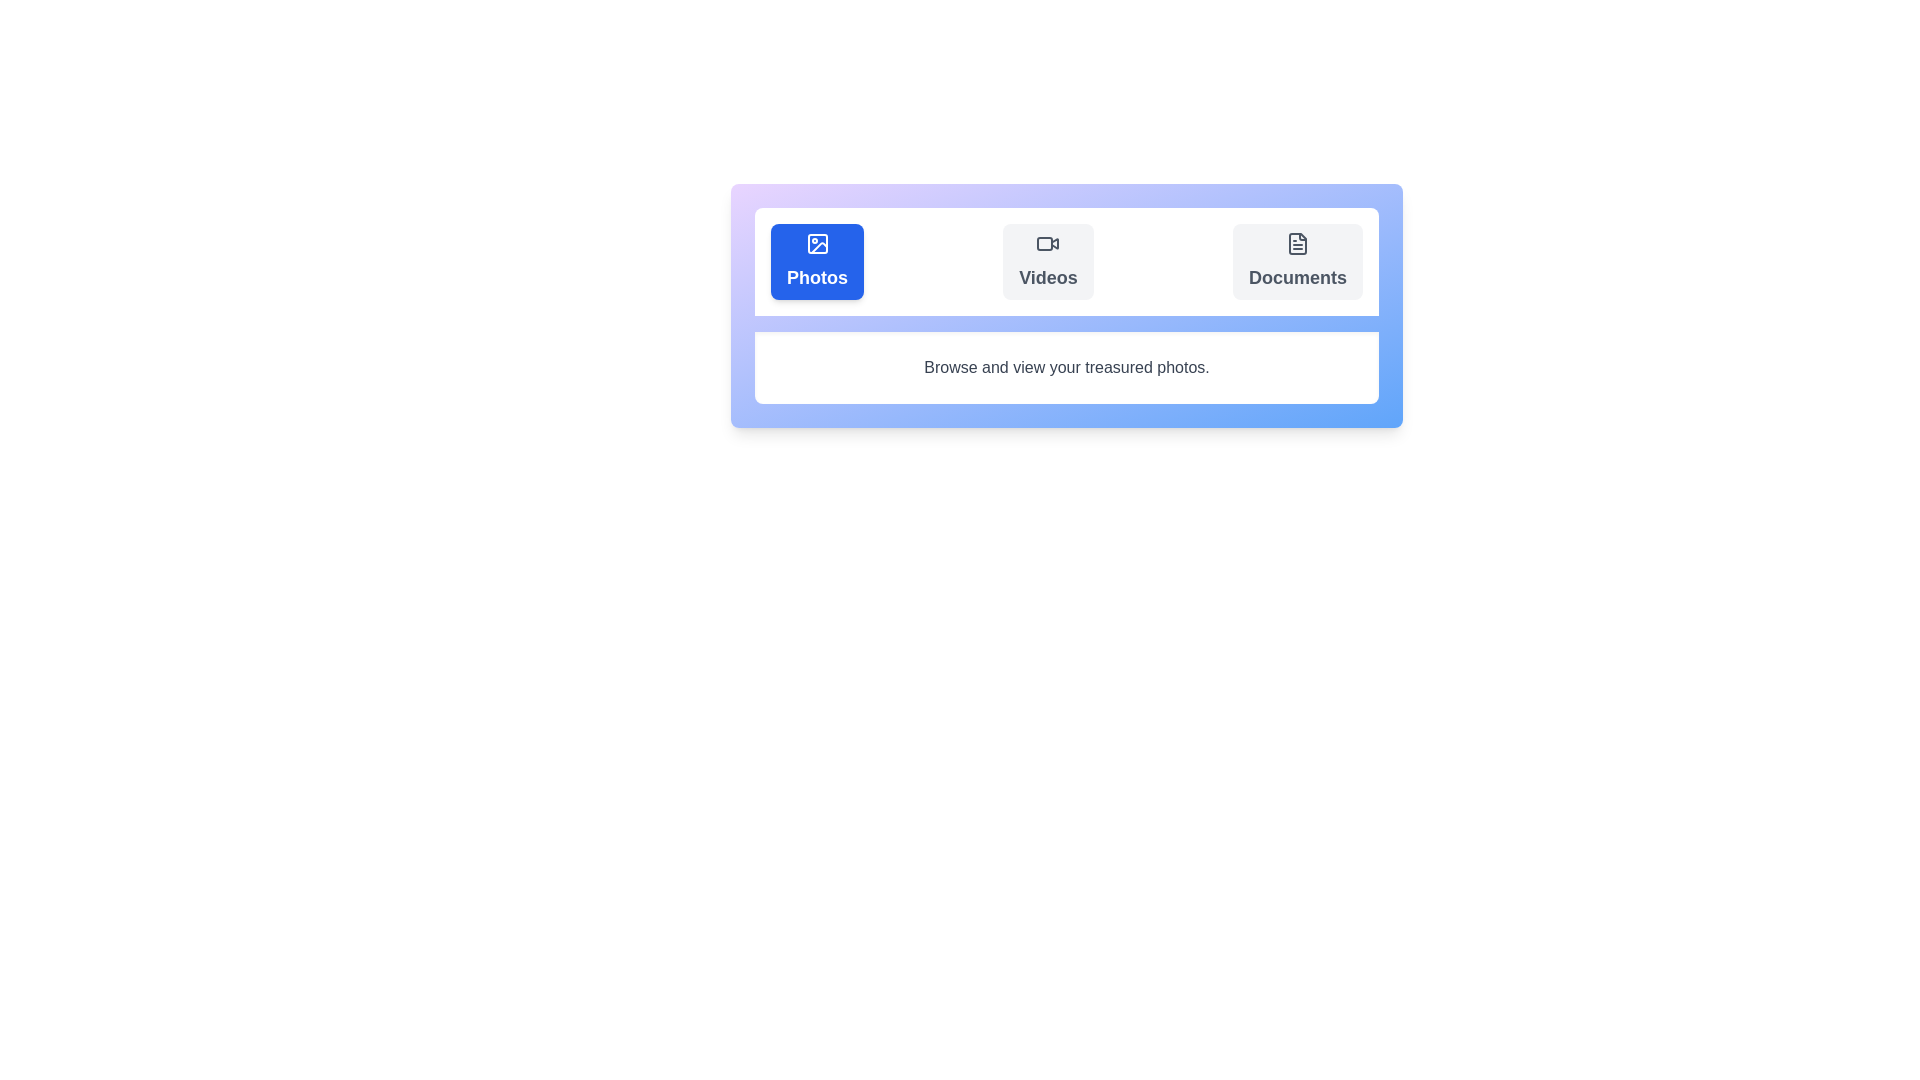 This screenshot has height=1080, width=1920. What do you see at coordinates (1065, 367) in the screenshot?
I see `the static text label that provides descriptive information about browsing and viewing photos, located below the options 'Photos,' 'Videos,' and 'Documents.'` at bounding box center [1065, 367].